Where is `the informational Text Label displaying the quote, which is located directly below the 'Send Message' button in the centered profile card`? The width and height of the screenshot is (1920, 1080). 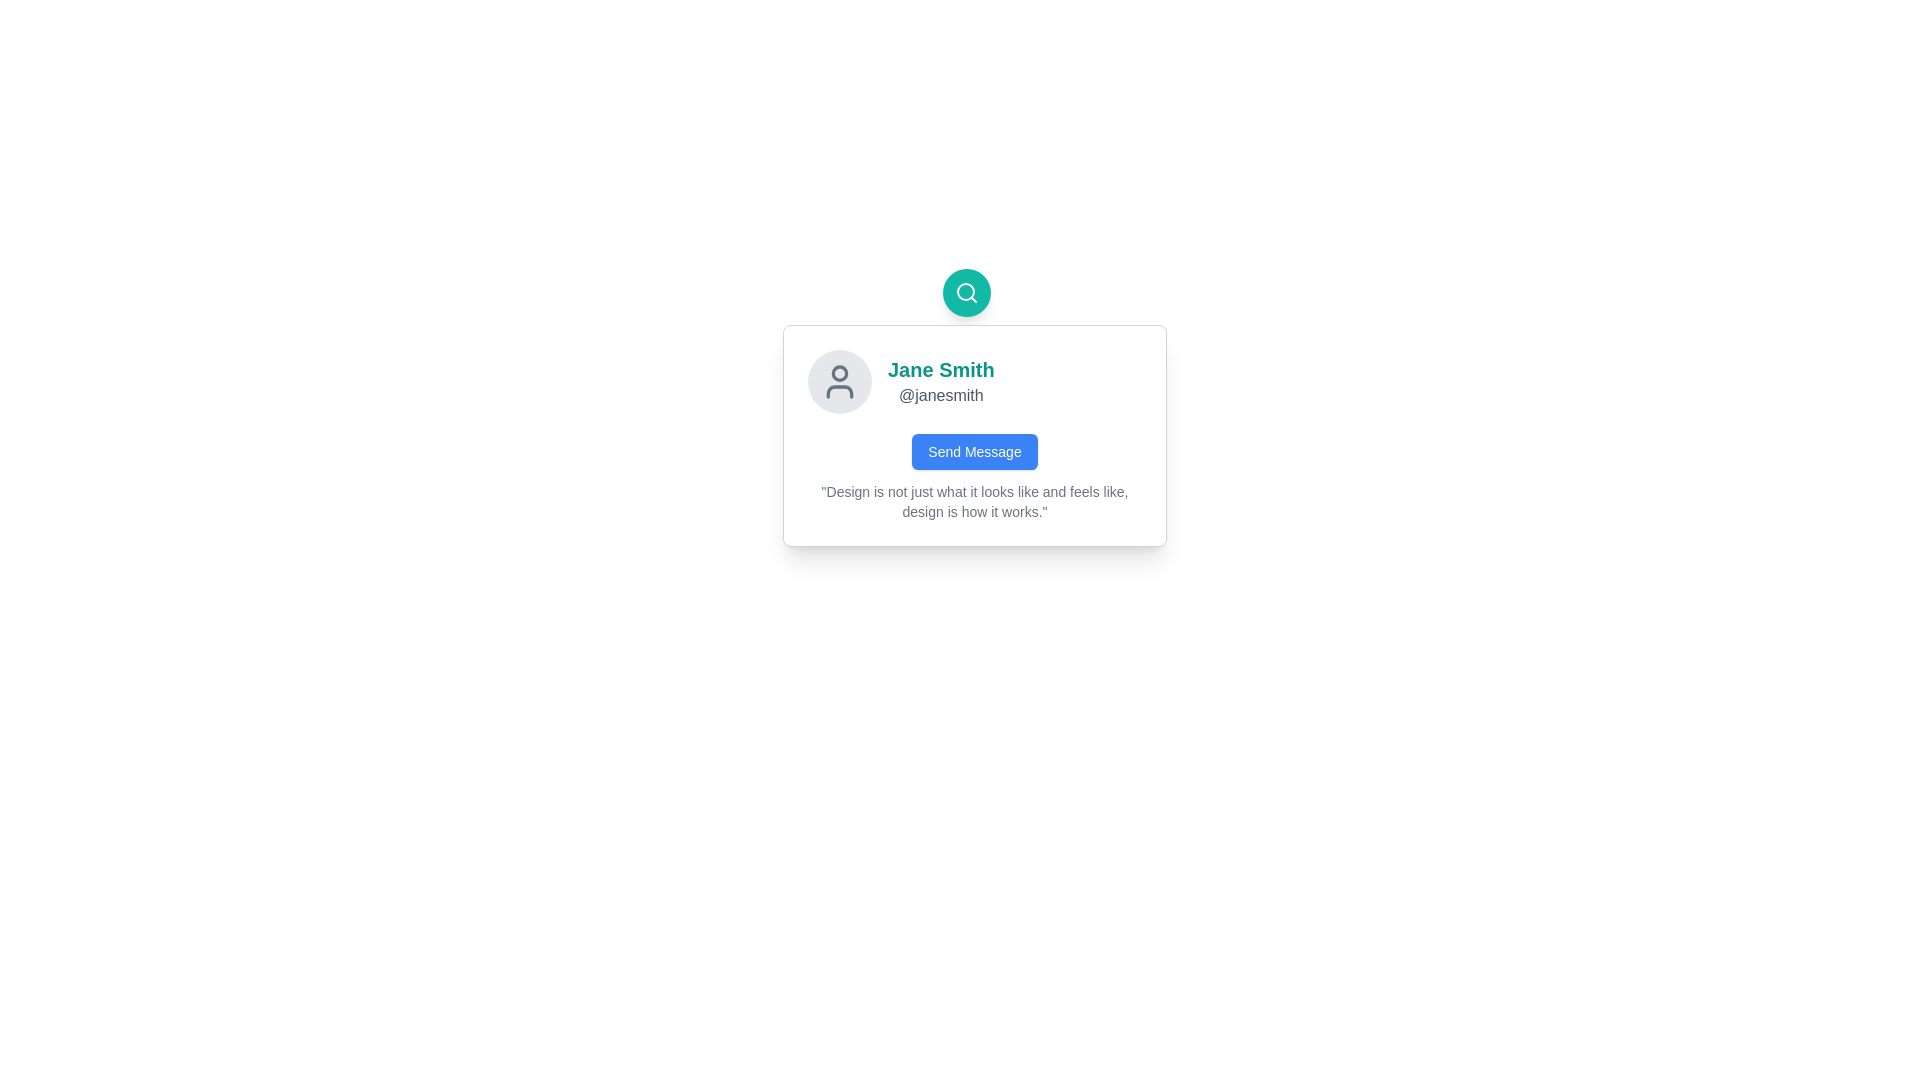 the informational Text Label displaying the quote, which is located directly below the 'Send Message' button in the centered profile card is located at coordinates (974, 500).